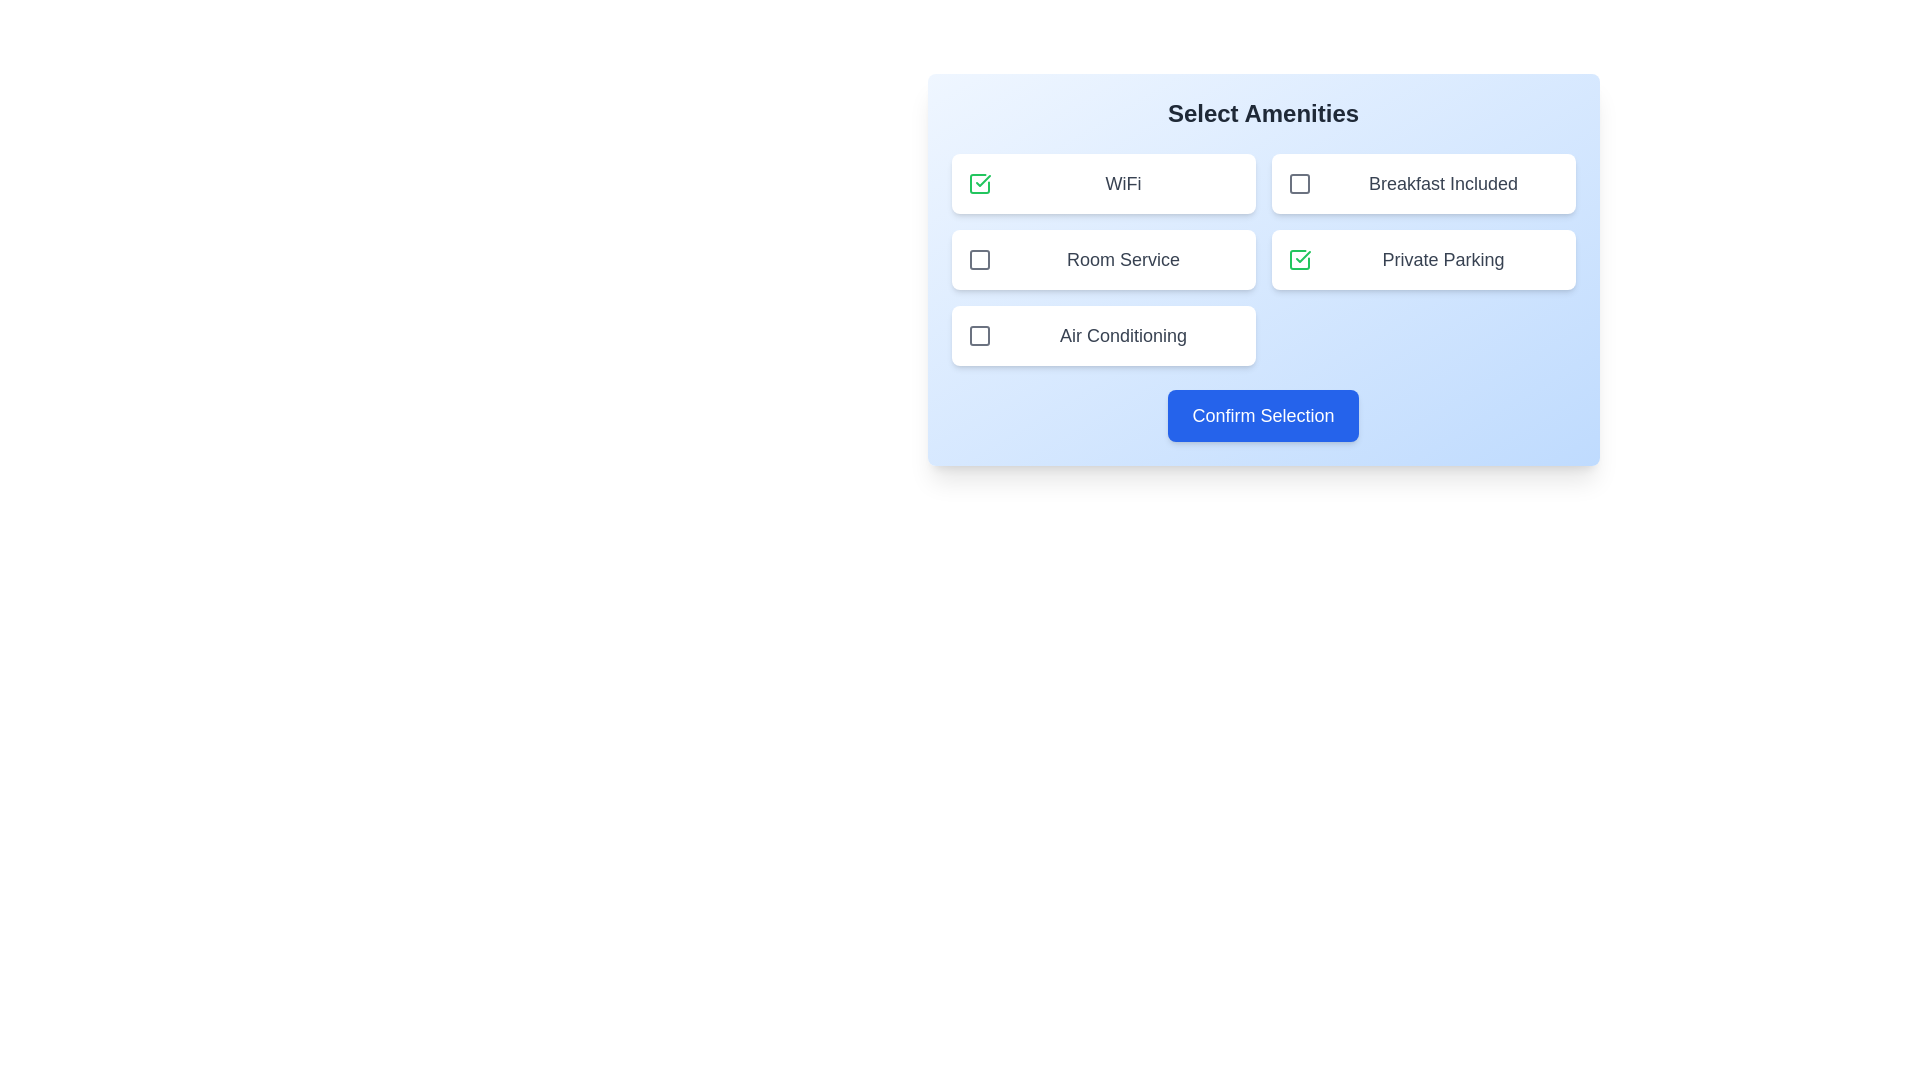 The width and height of the screenshot is (1920, 1080). I want to click on the text label describing the amenity located to the right of the checkbox in the top-right quadrant of the selection panel, so click(1443, 184).